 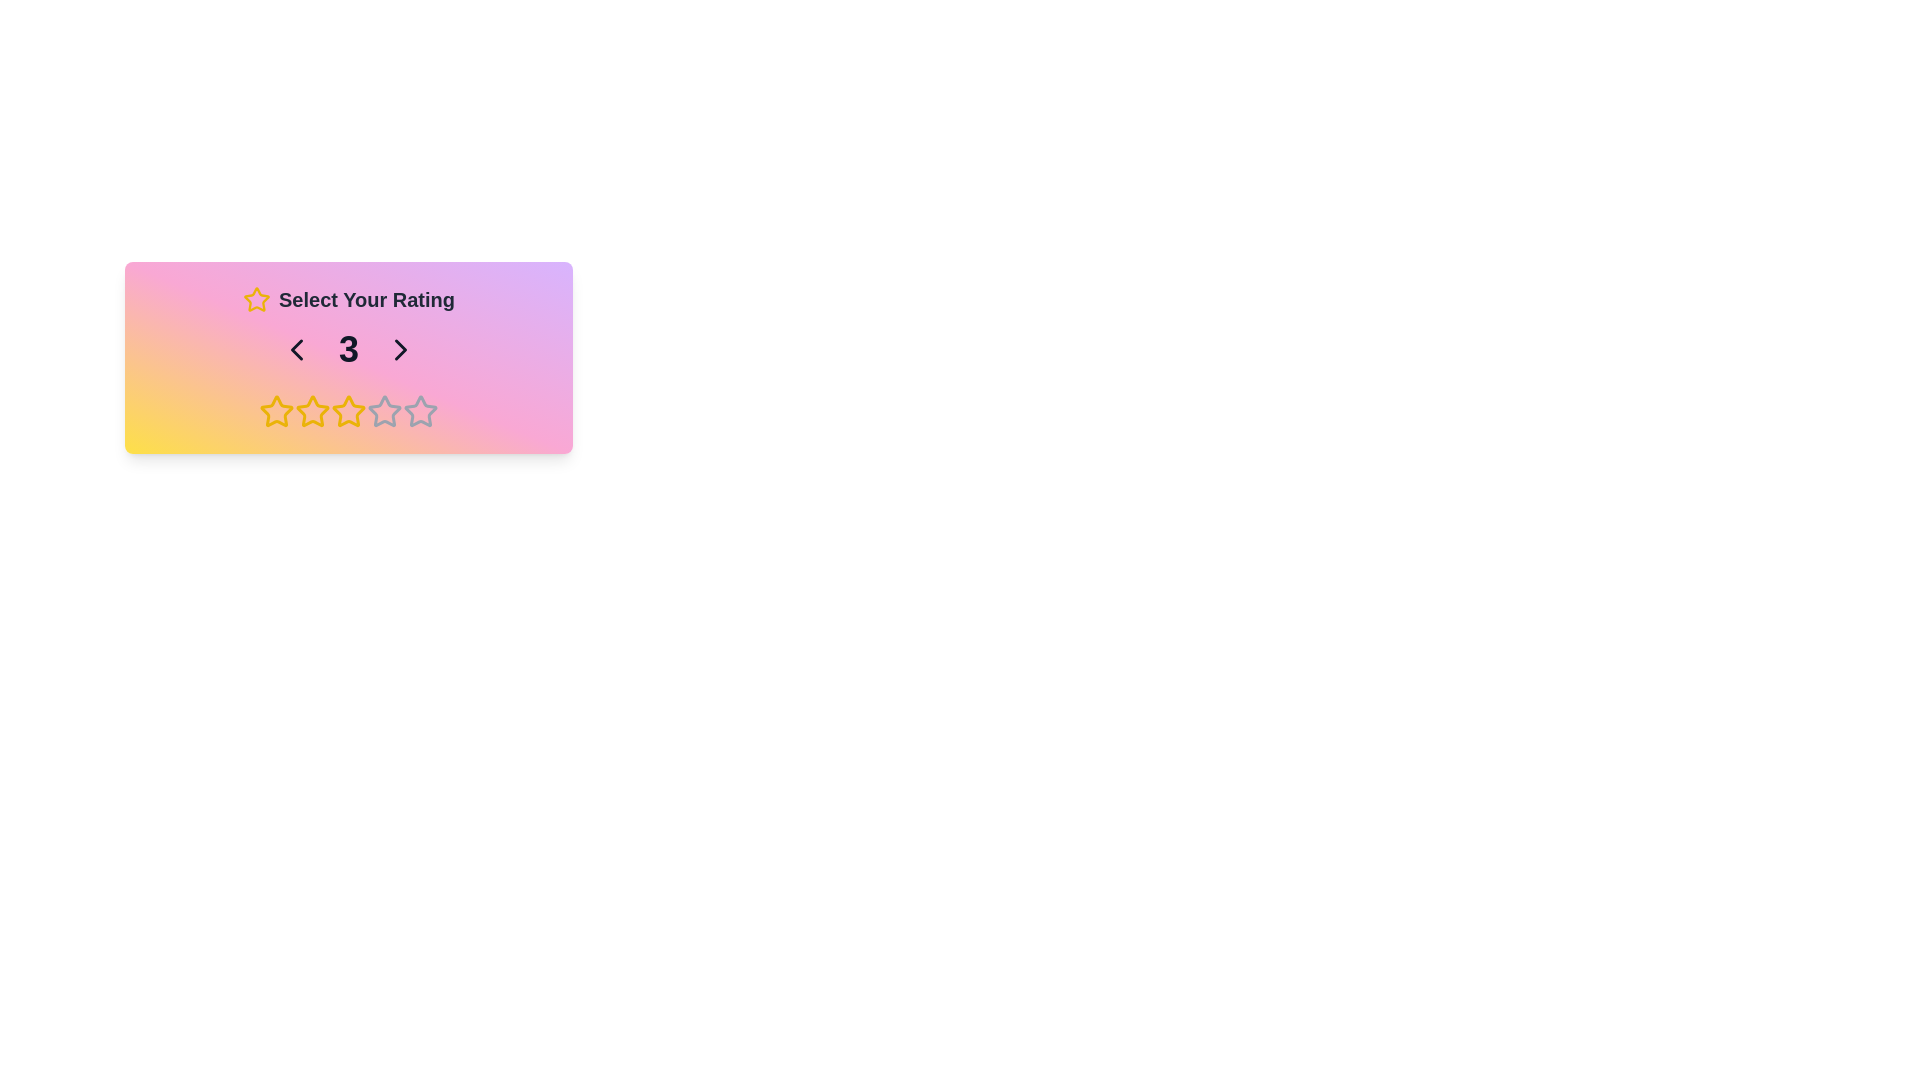 I want to click on the bold number '3' displayed in a large font size, which is centrally placed on a pastel gradient background, indicating a user rating or selection, so click(x=349, y=349).